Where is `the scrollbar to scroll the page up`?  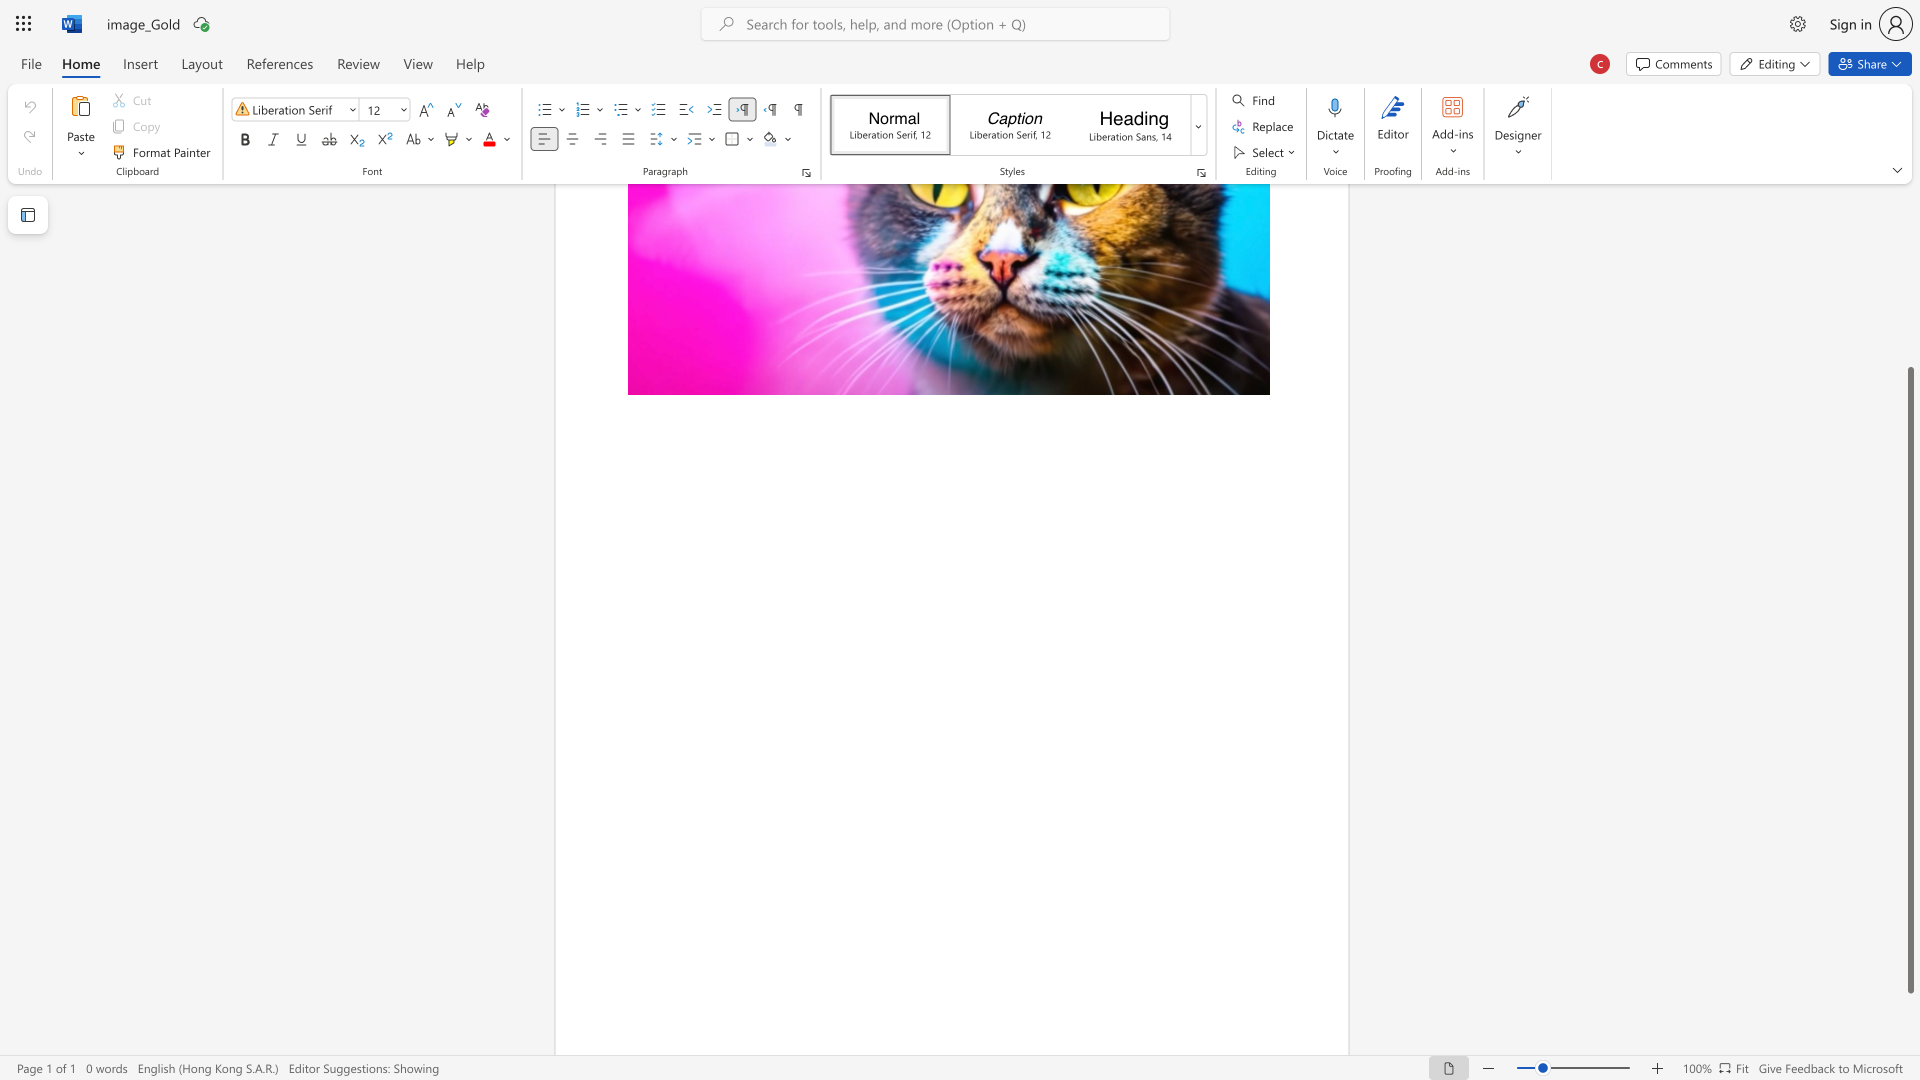
the scrollbar to scroll the page up is located at coordinates (1909, 289).